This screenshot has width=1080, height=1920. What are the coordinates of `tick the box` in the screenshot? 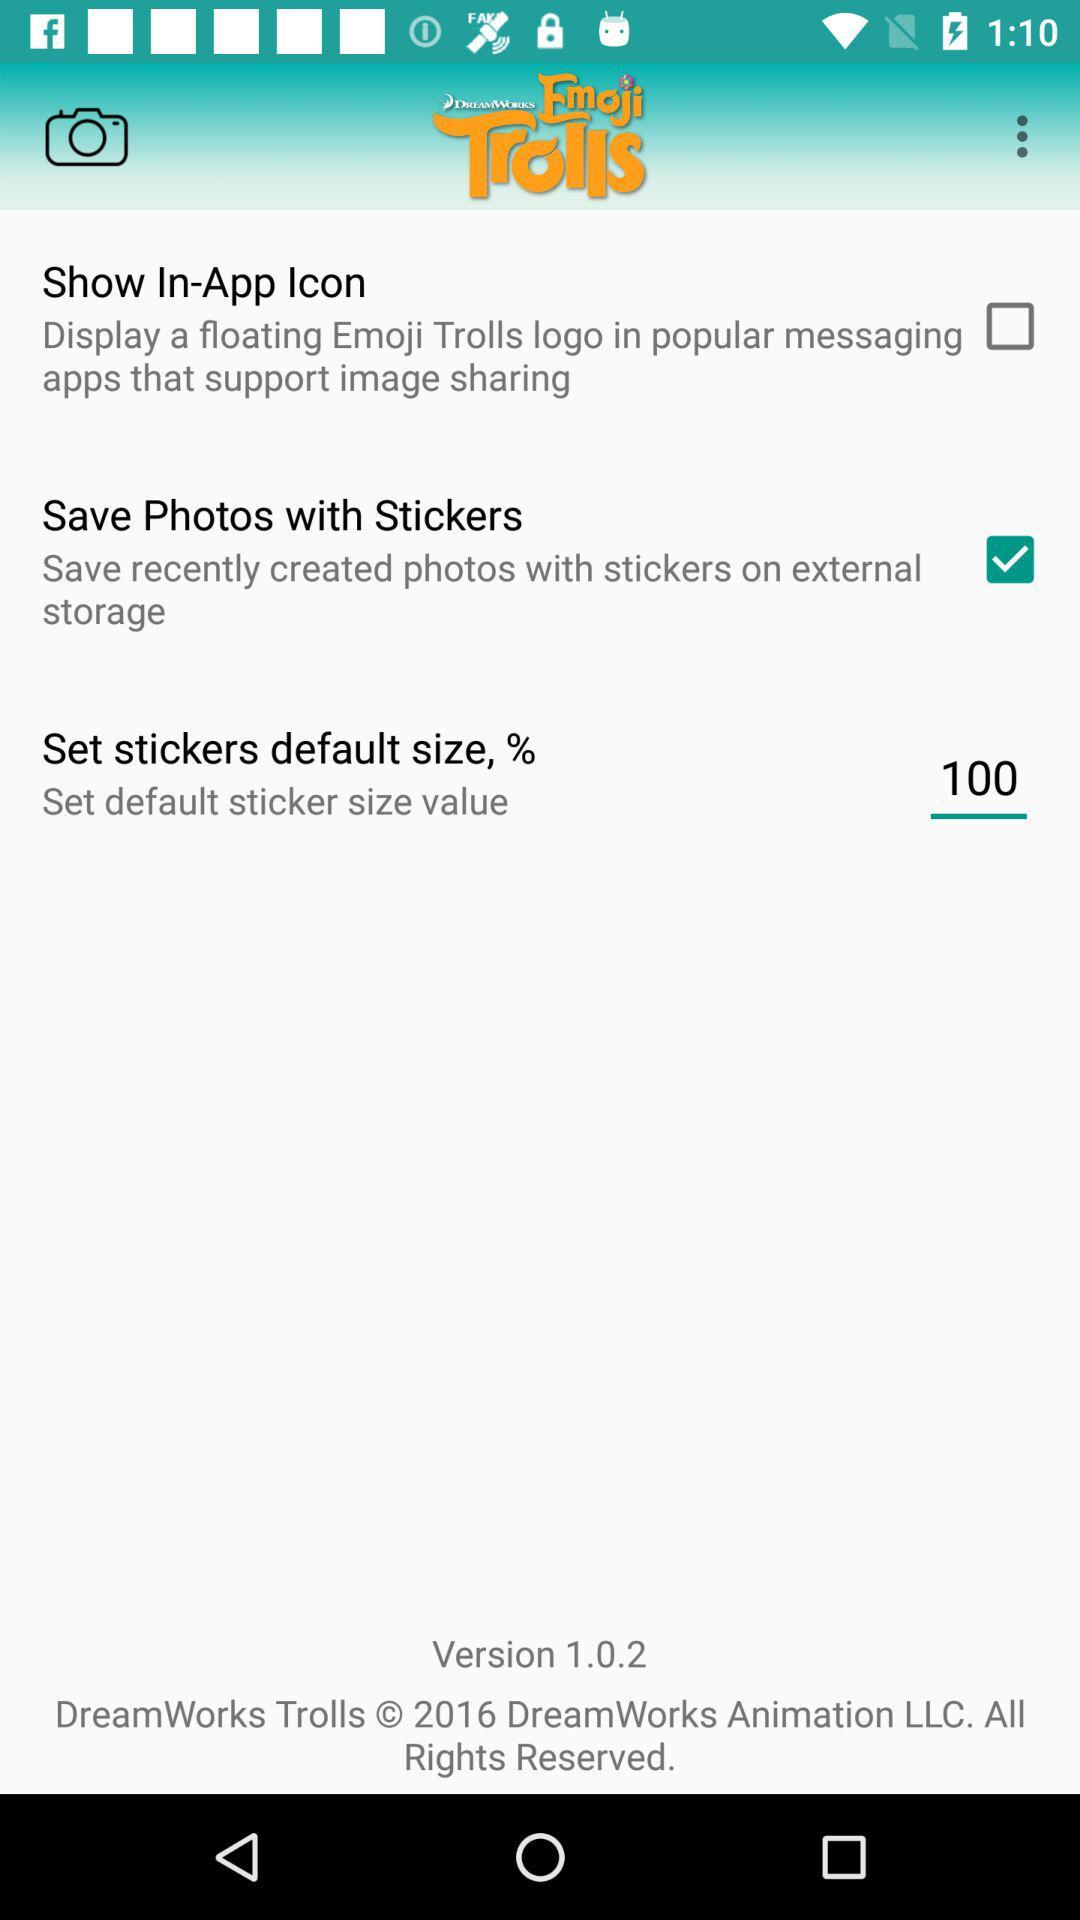 It's located at (1003, 326).